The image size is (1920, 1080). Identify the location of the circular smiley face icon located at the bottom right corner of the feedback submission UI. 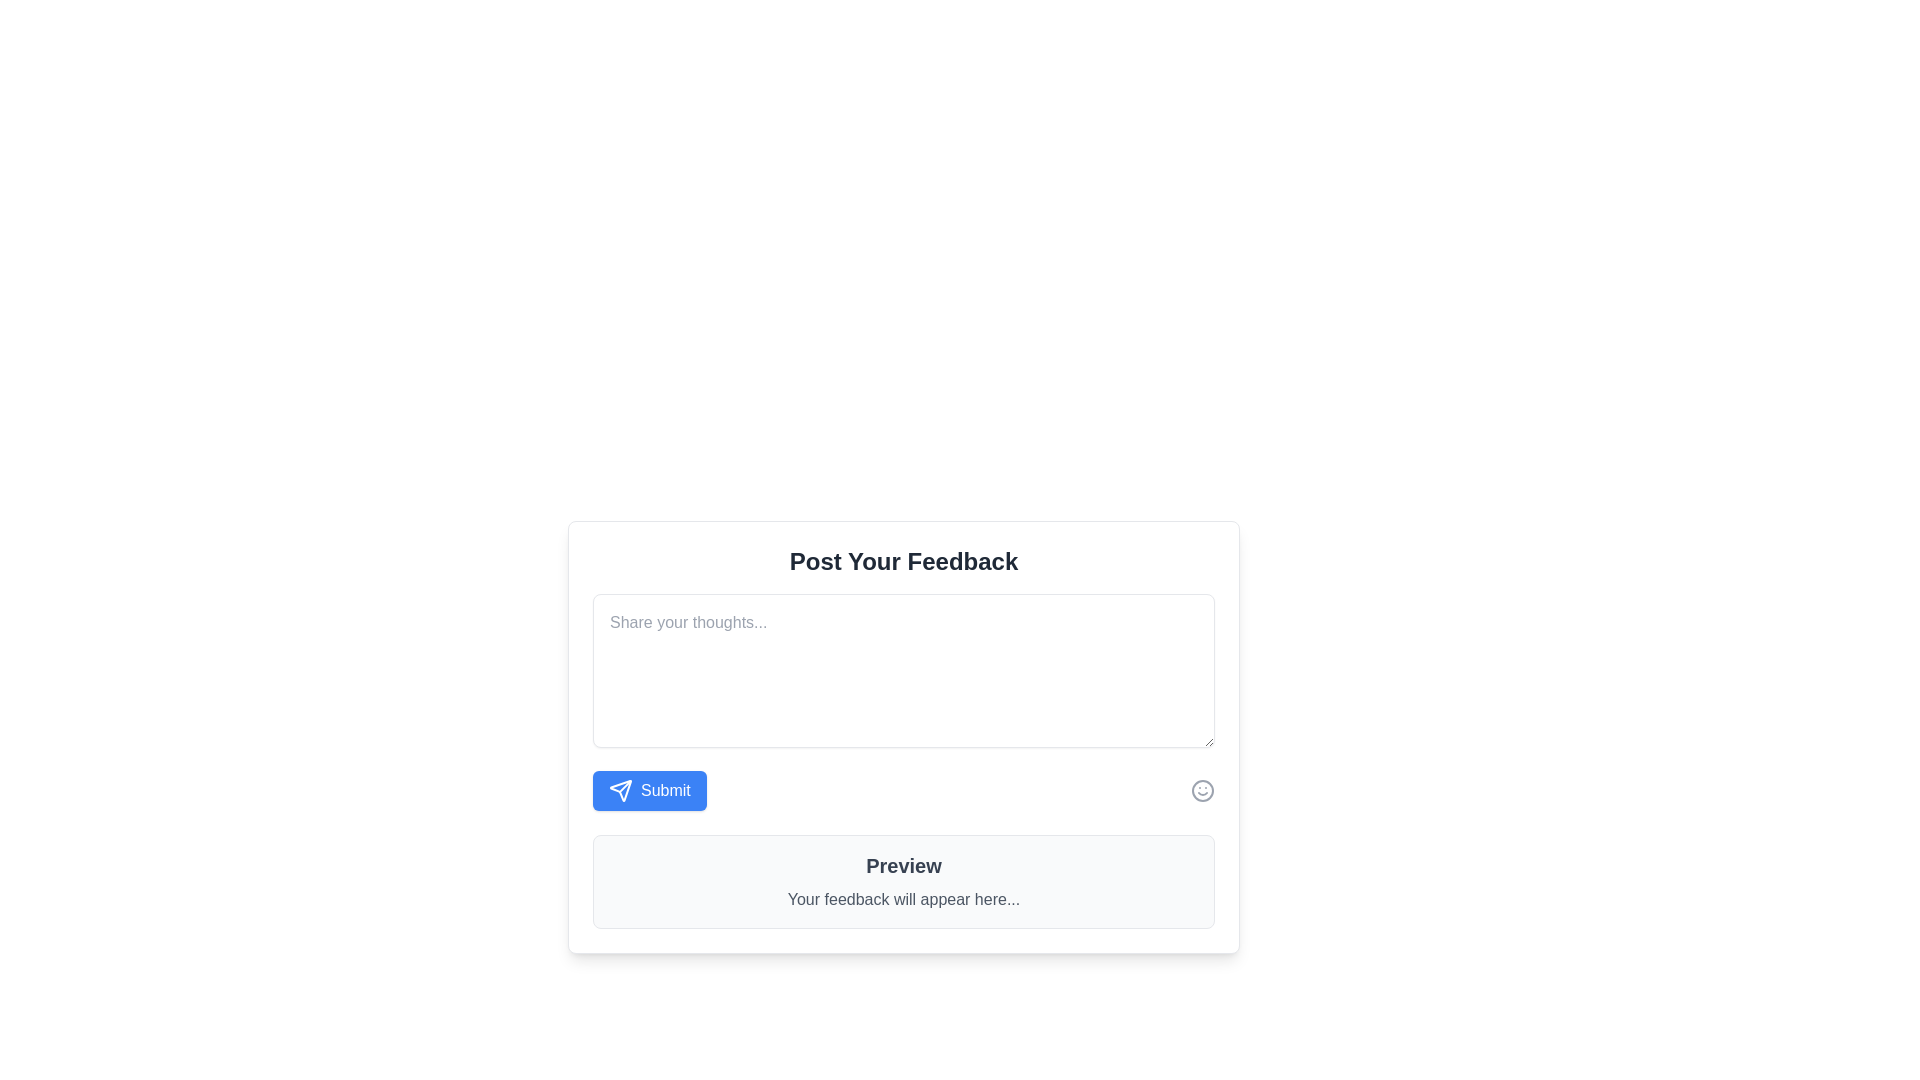
(1202, 789).